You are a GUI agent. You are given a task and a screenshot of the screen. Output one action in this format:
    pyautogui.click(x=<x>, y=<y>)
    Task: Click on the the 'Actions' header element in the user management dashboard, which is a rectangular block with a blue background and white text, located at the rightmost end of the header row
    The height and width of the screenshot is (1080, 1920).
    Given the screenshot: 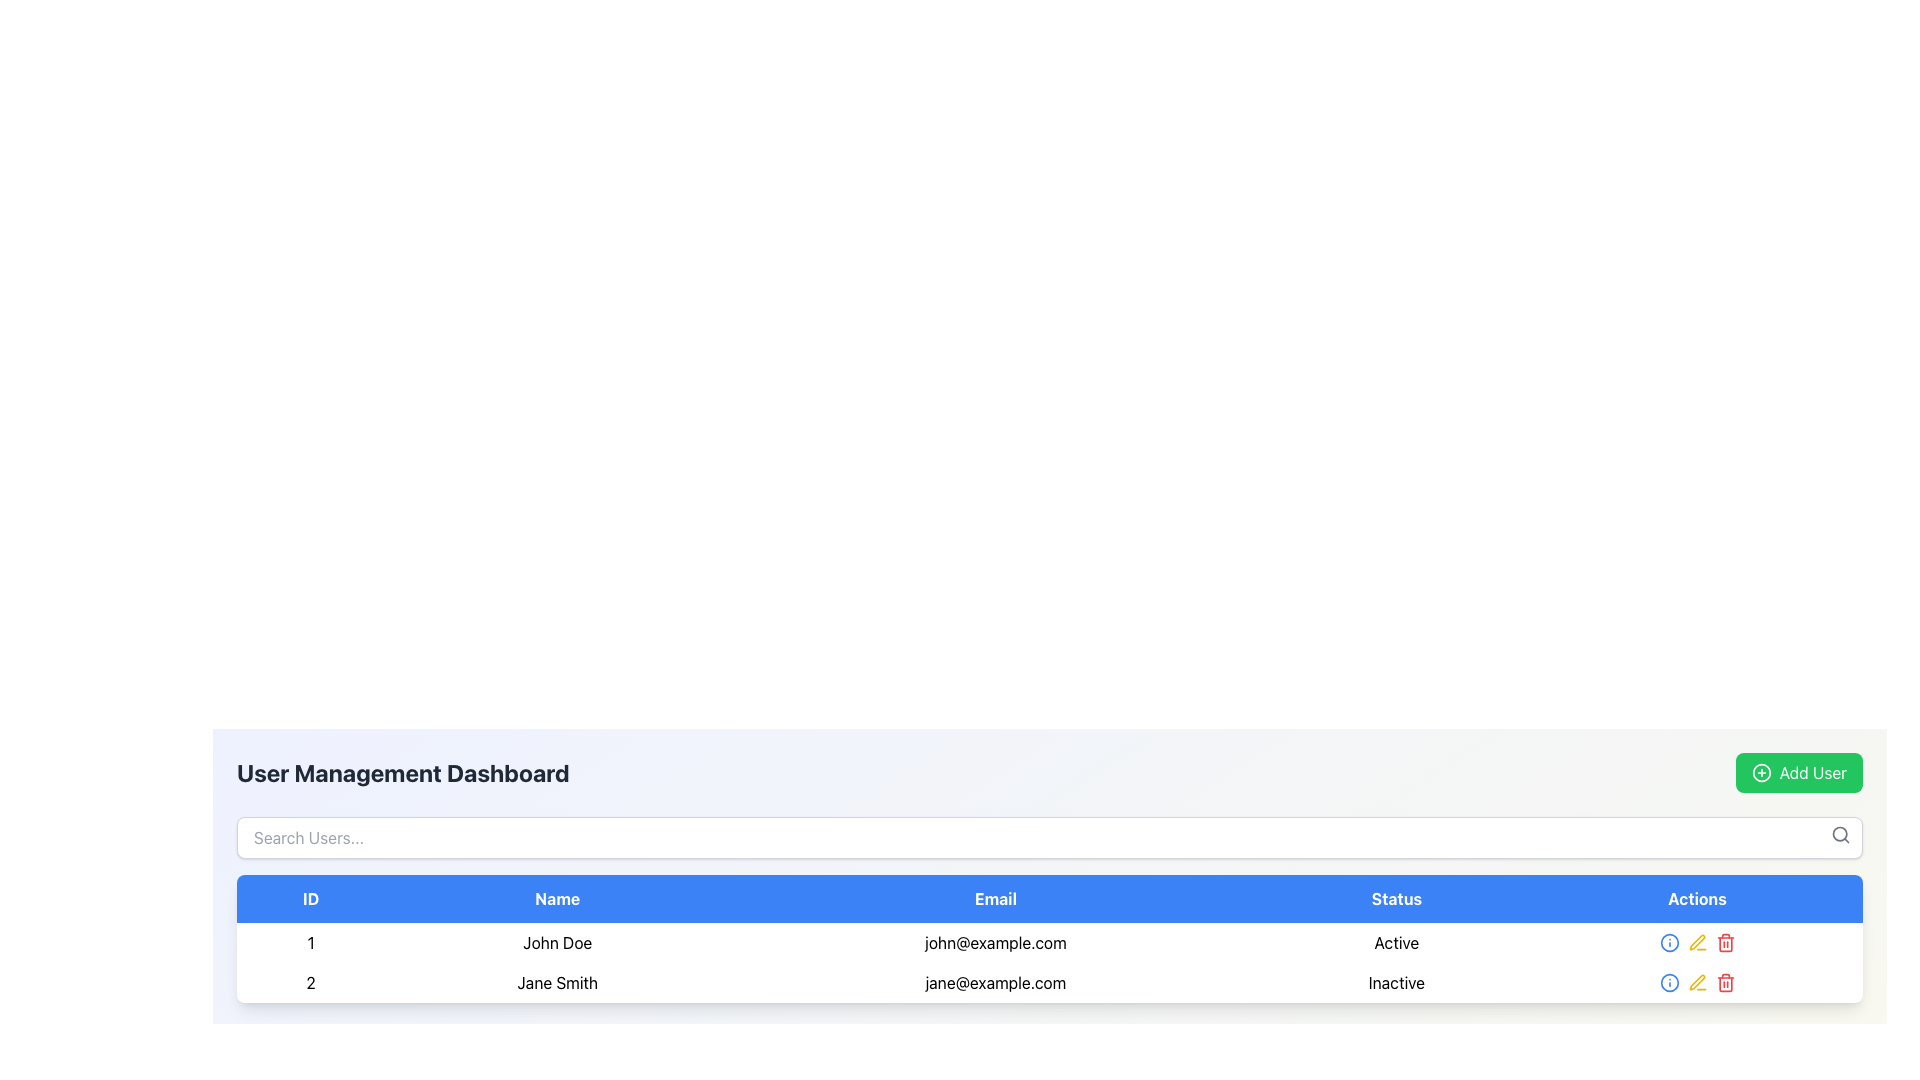 What is the action you would take?
    pyautogui.click(x=1696, y=897)
    